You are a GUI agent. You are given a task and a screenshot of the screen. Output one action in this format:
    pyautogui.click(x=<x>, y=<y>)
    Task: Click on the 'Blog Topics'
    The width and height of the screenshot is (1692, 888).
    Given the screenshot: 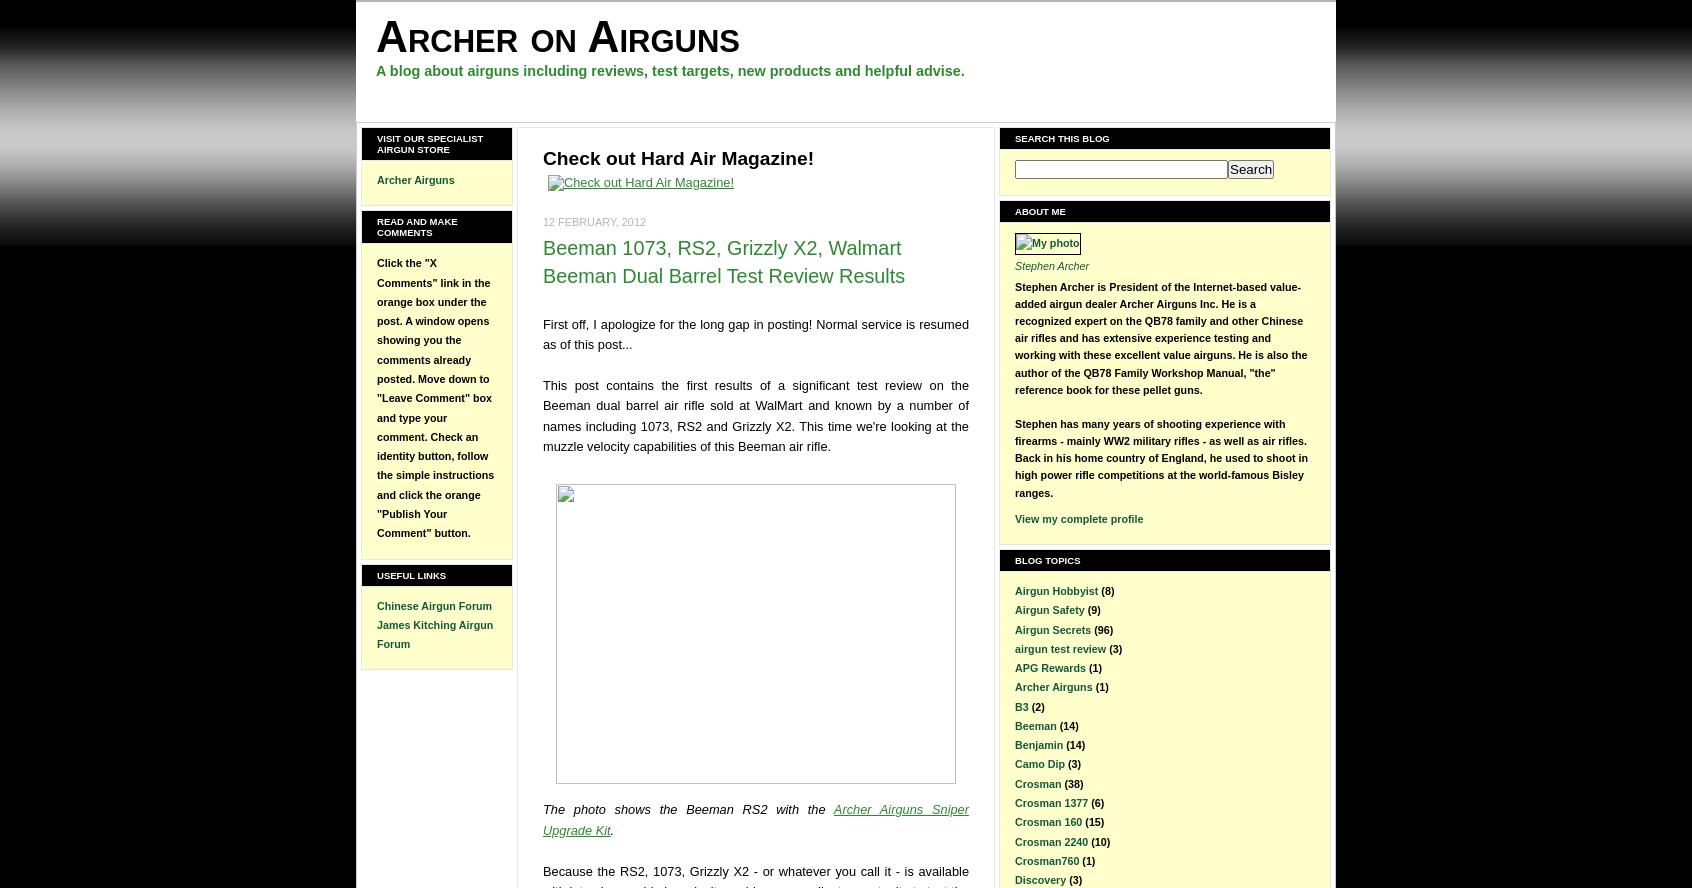 What is the action you would take?
    pyautogui.click(x=1046, y=559)
    